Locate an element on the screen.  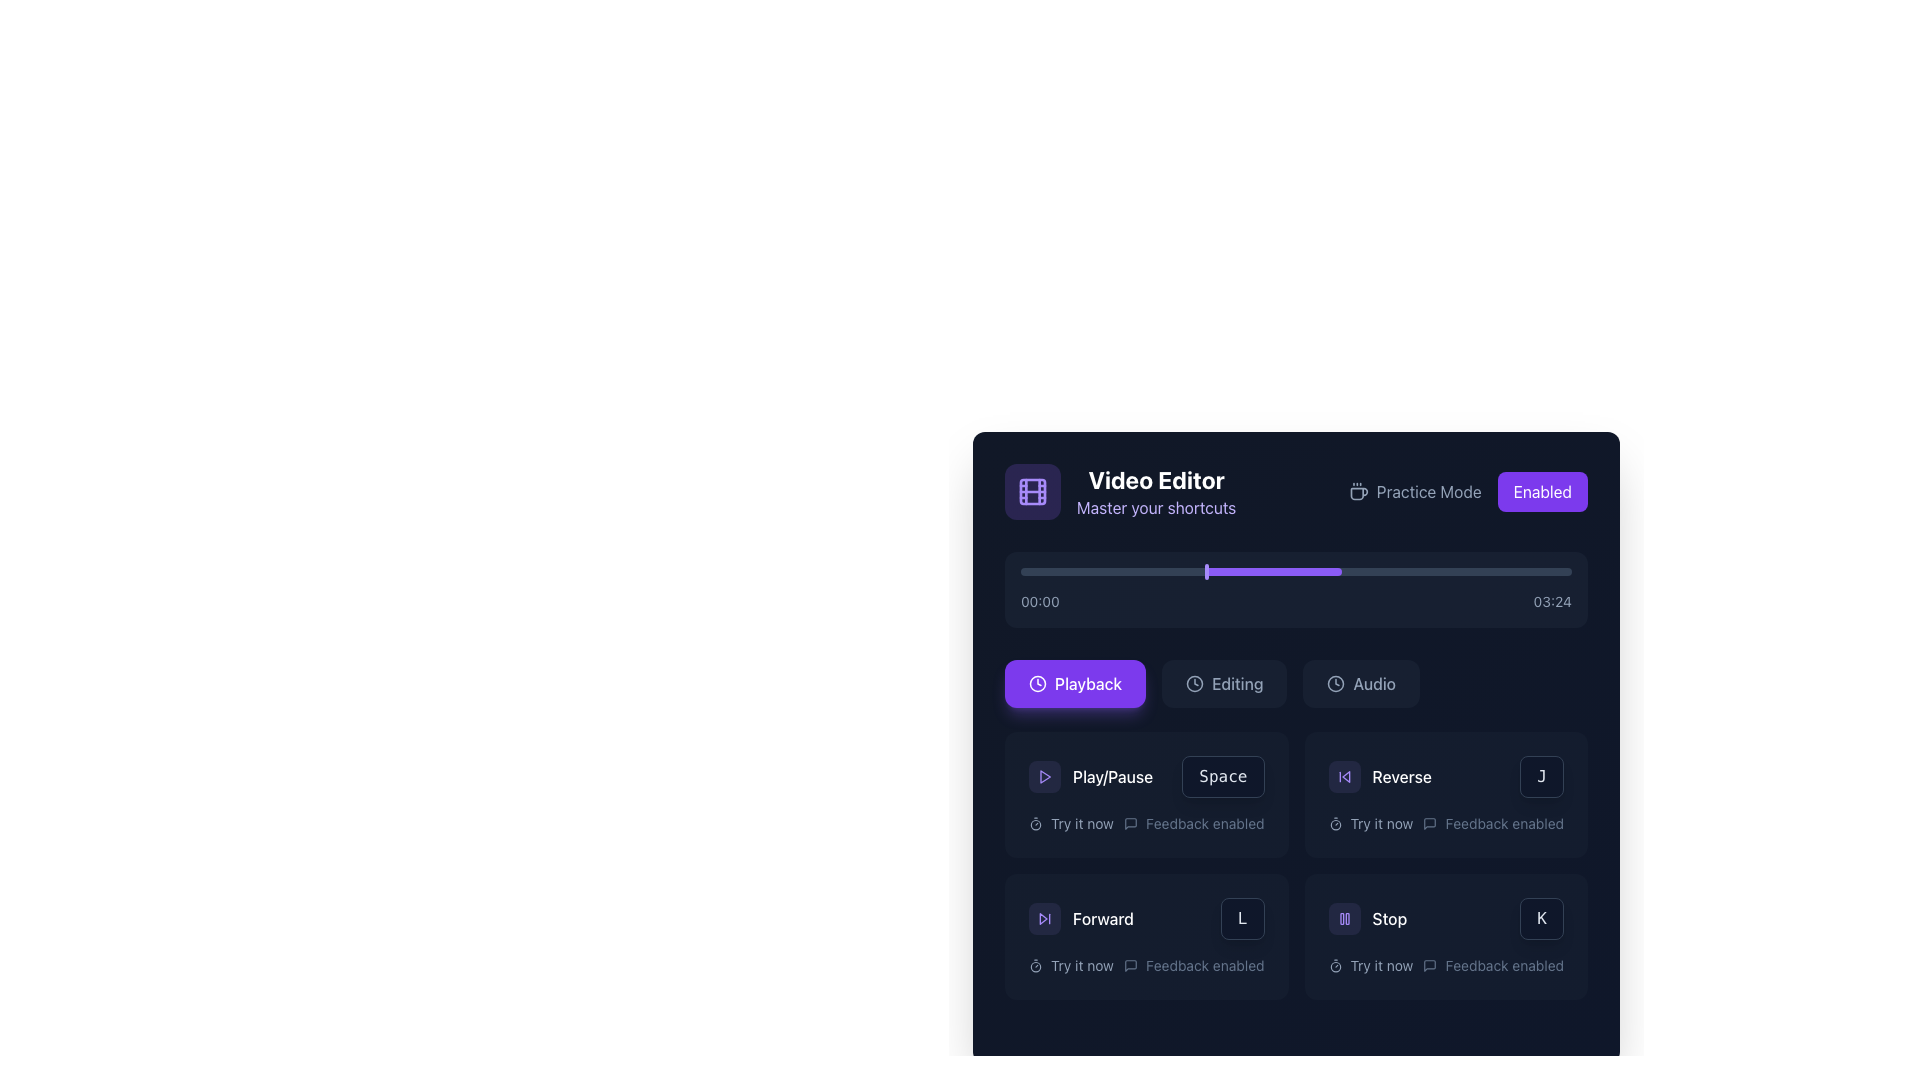
the 'Practice Mode' textual label, which is styled in light gray and located to the right of a coffee cup icon and to the left of an 'Enabled' button is located at coordinates (1414, 492).